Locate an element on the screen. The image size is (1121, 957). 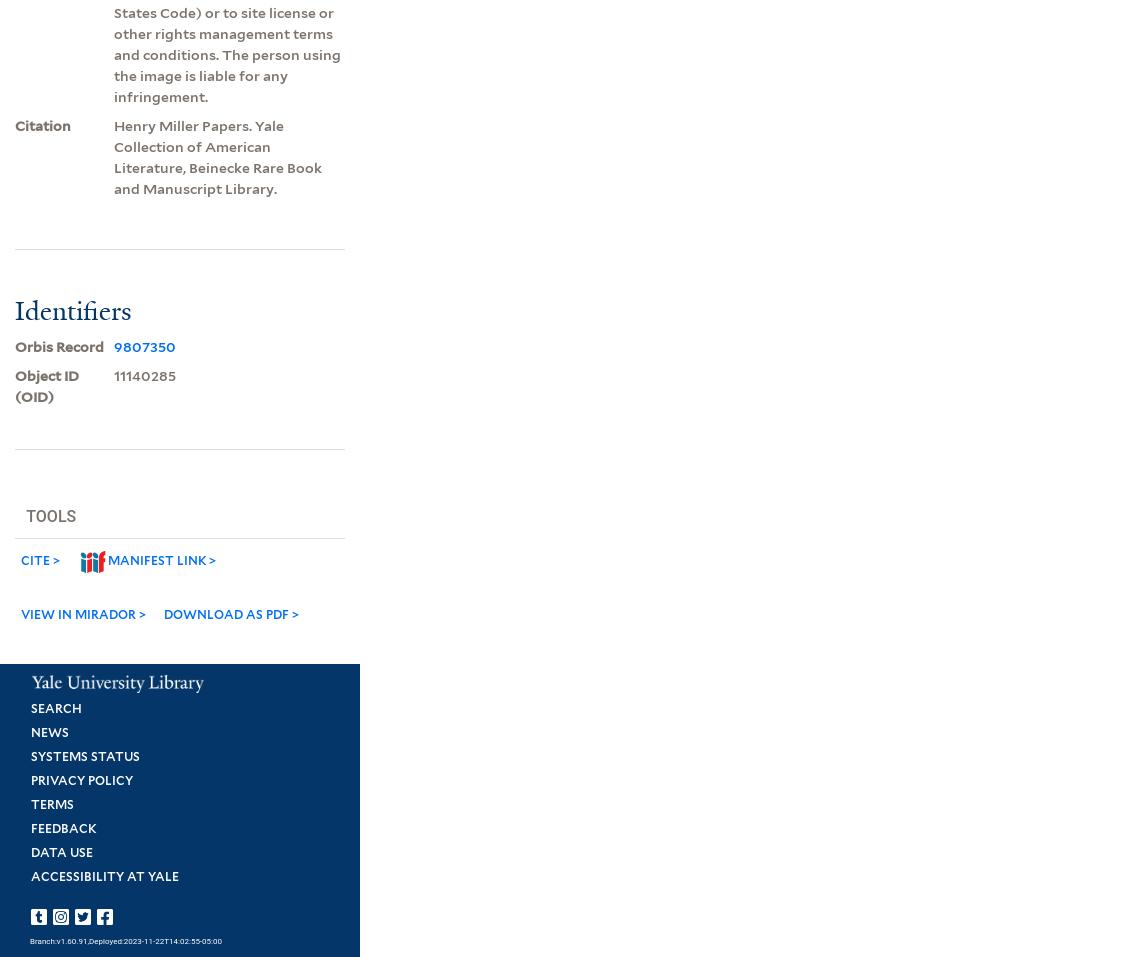
'News' is located at coordinates (48, 731).